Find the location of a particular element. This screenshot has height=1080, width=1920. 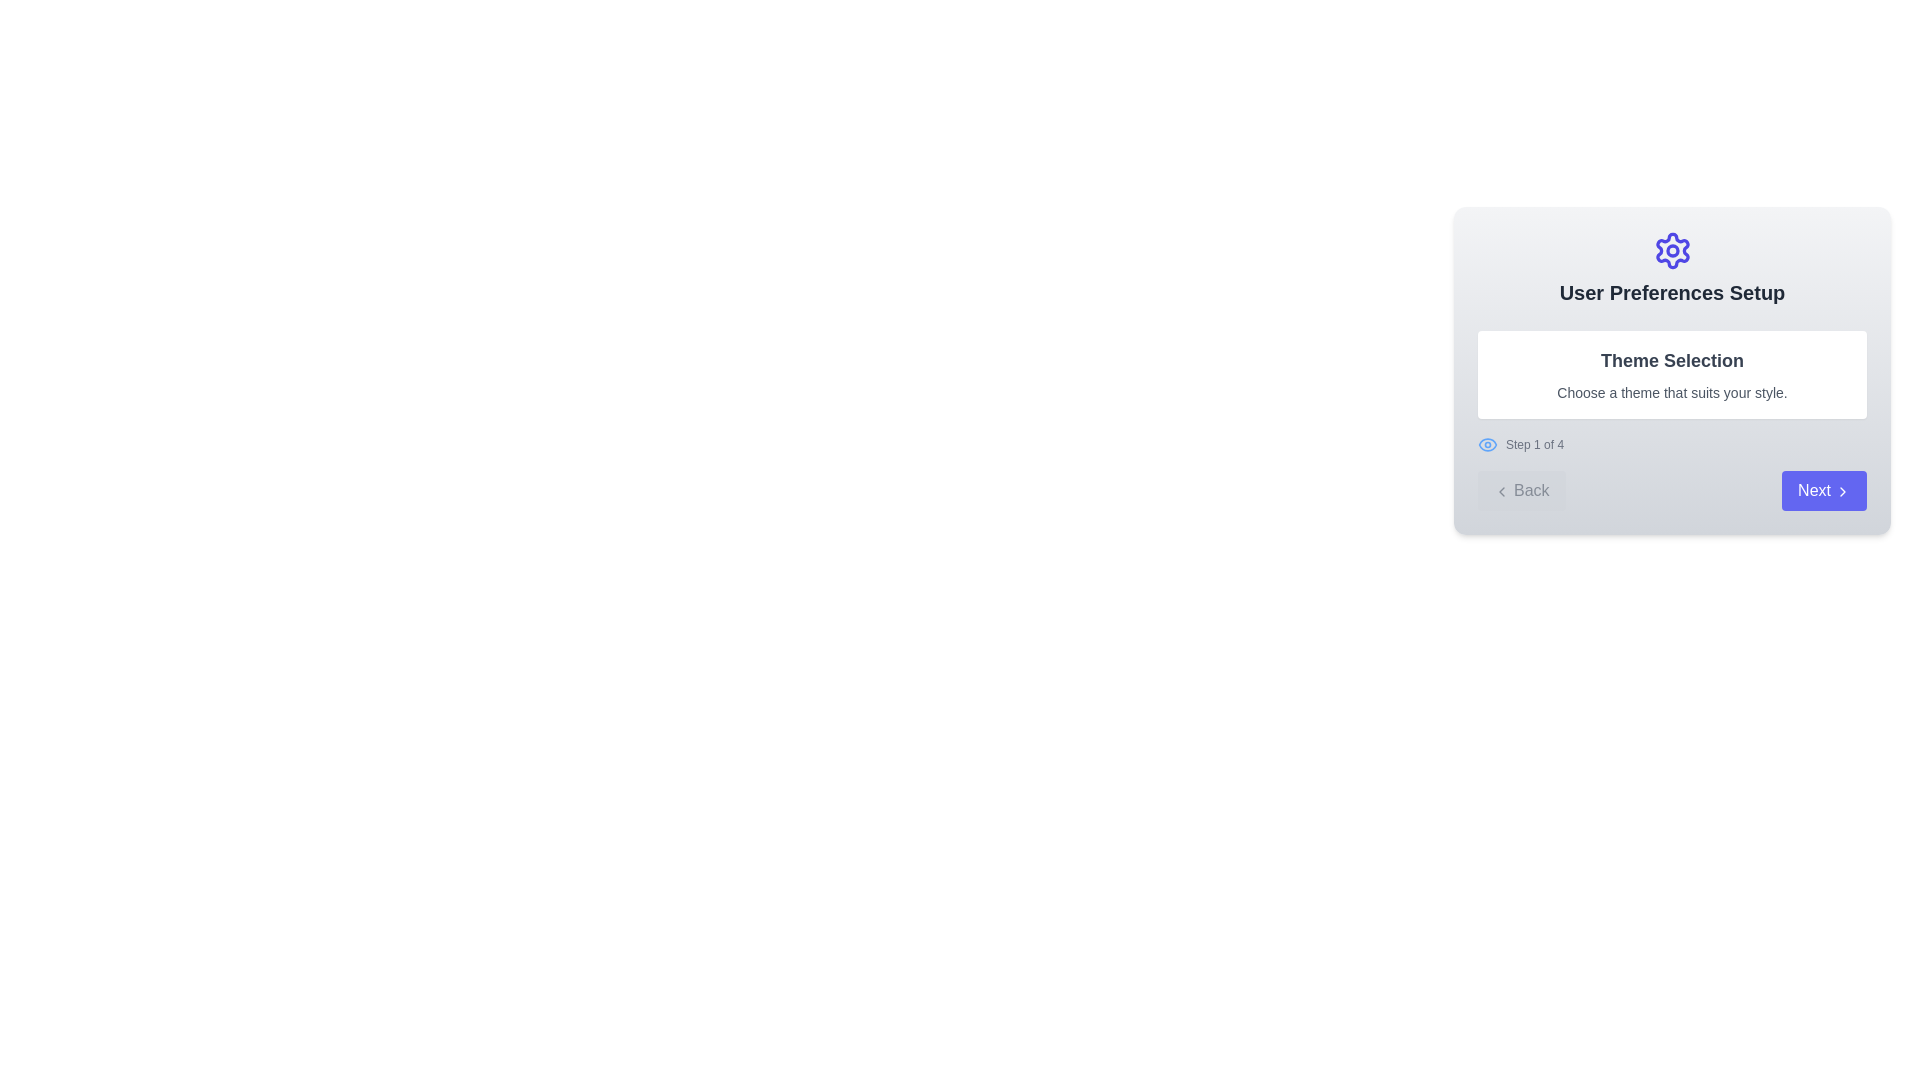

the small circular icon decoration located at the center-top of the gear-shaped icon in the 'User Preferences Setup' dialog box is located at coordinates (1672, 249).